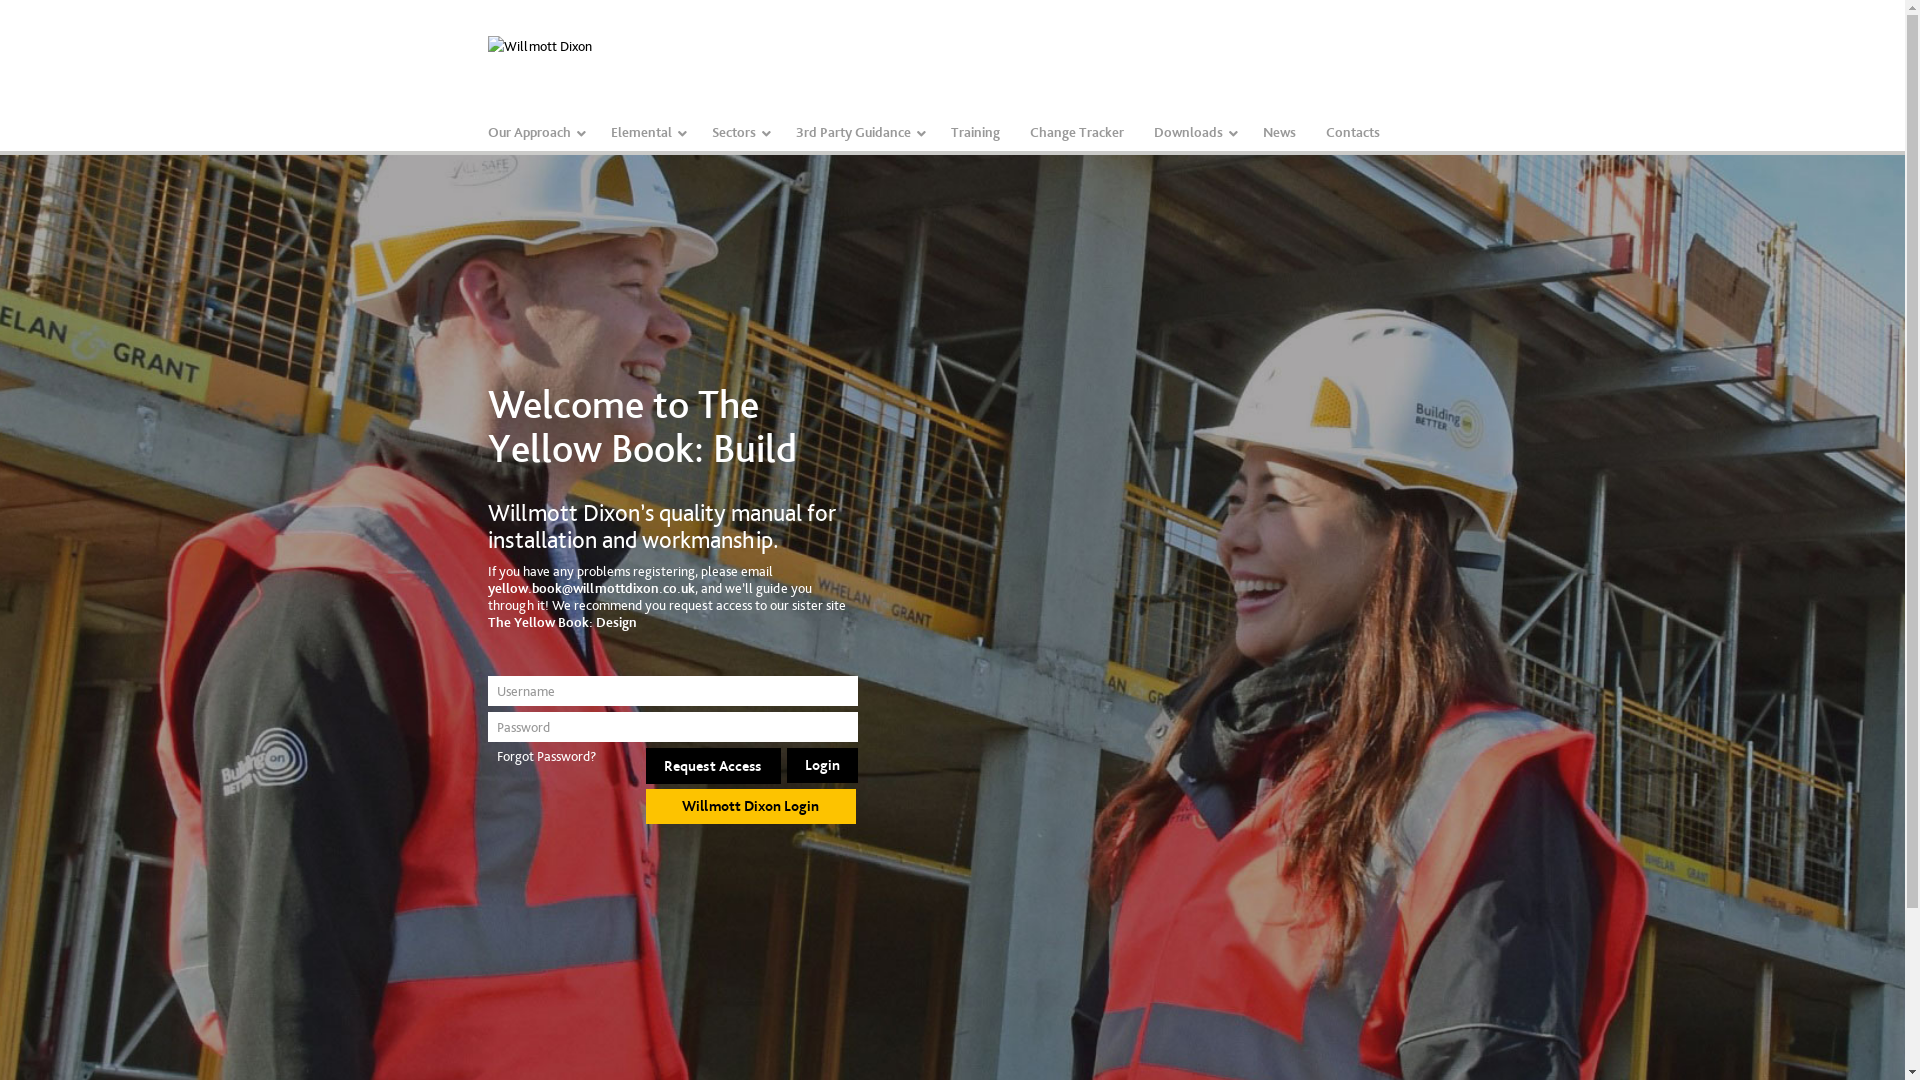 This screenshot has width=1920, height=1080. I want to click on 'The Yellow Book: Design', so click(561, 620).